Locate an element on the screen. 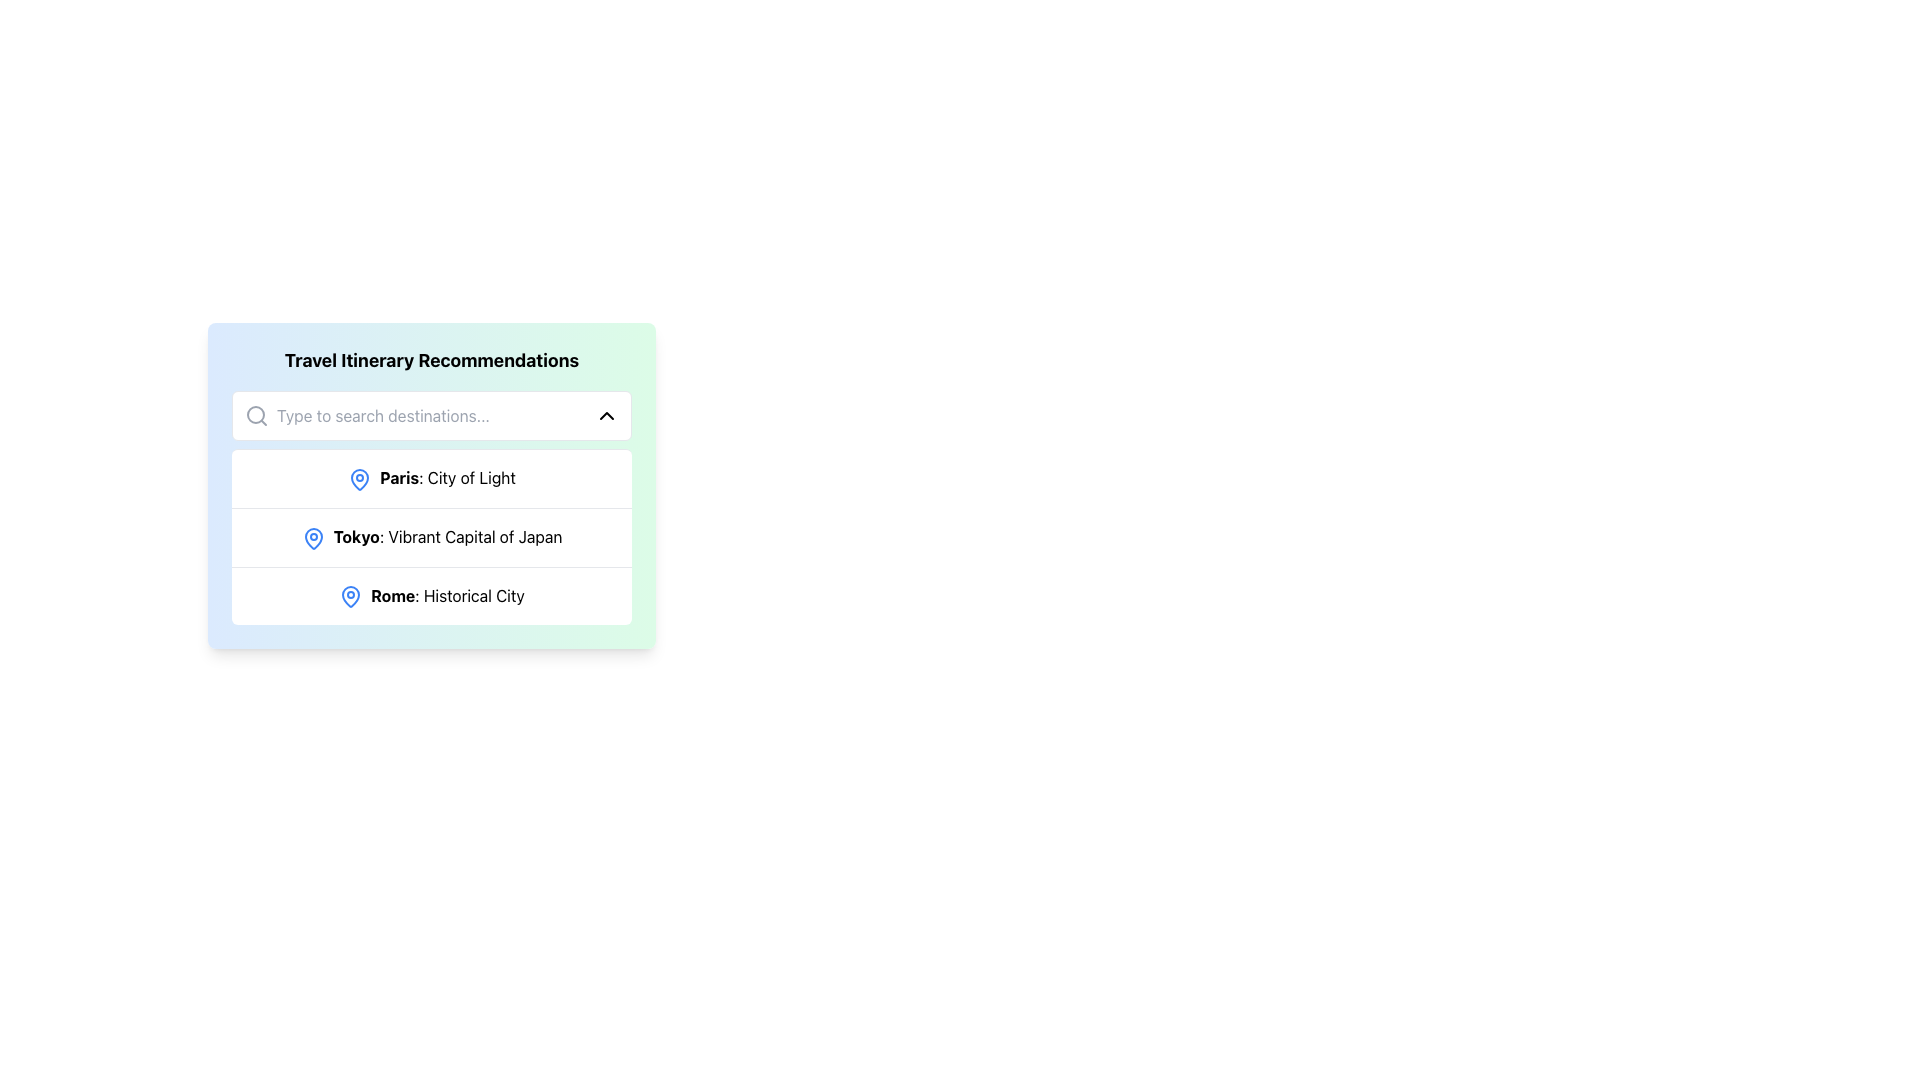 This screenshot has width=1920, height=1080. the outer shape of the map pin icon located to the left of the text 'Rome: Historical City' in the third row of the list is located at coordinates (351, 596).